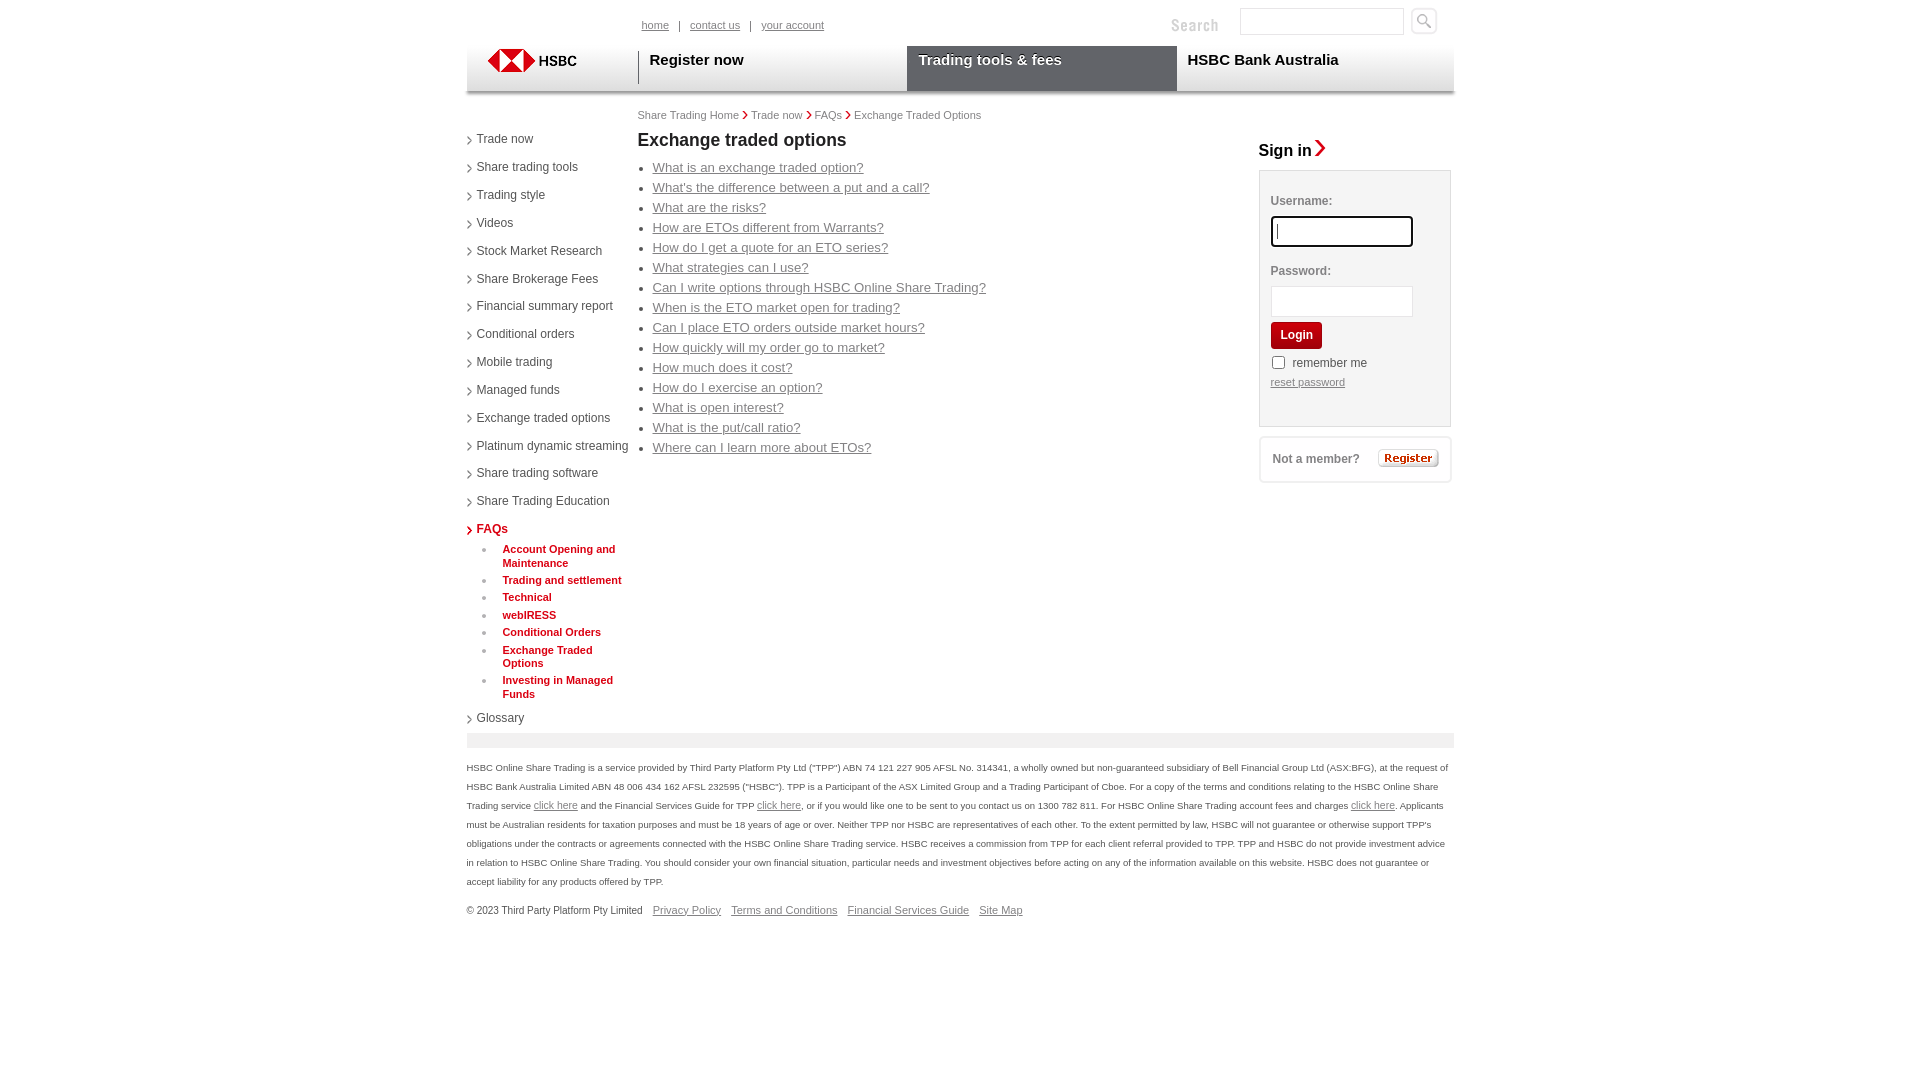  Describe the element at coordinates (560, 580) in the screenshot. I see `'Trading and settlement'` at that location.